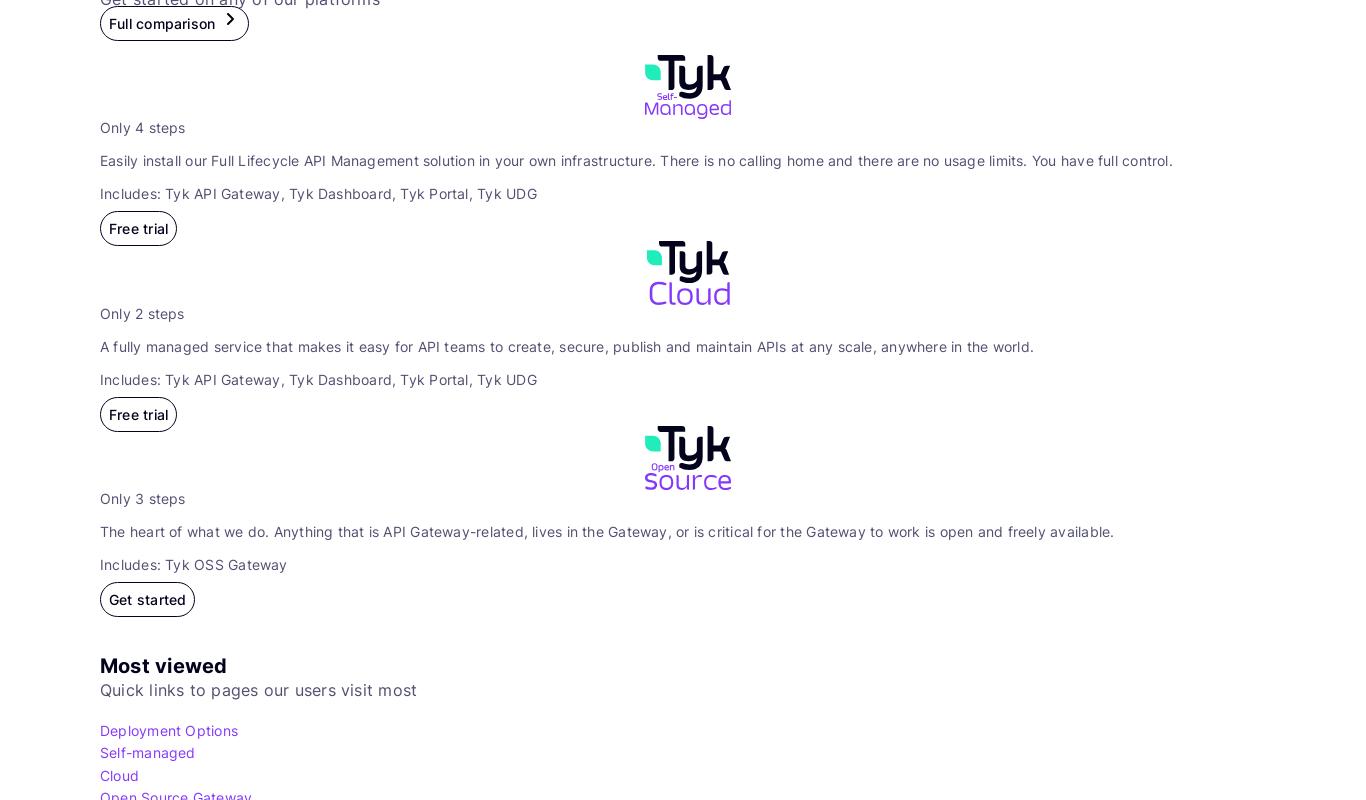 Image resolution: width=1366 pixels, height=800 pixels. Describe the element at coordinates (141, 311) in the screenshot. I see `'Only 2 steps'` at that location.